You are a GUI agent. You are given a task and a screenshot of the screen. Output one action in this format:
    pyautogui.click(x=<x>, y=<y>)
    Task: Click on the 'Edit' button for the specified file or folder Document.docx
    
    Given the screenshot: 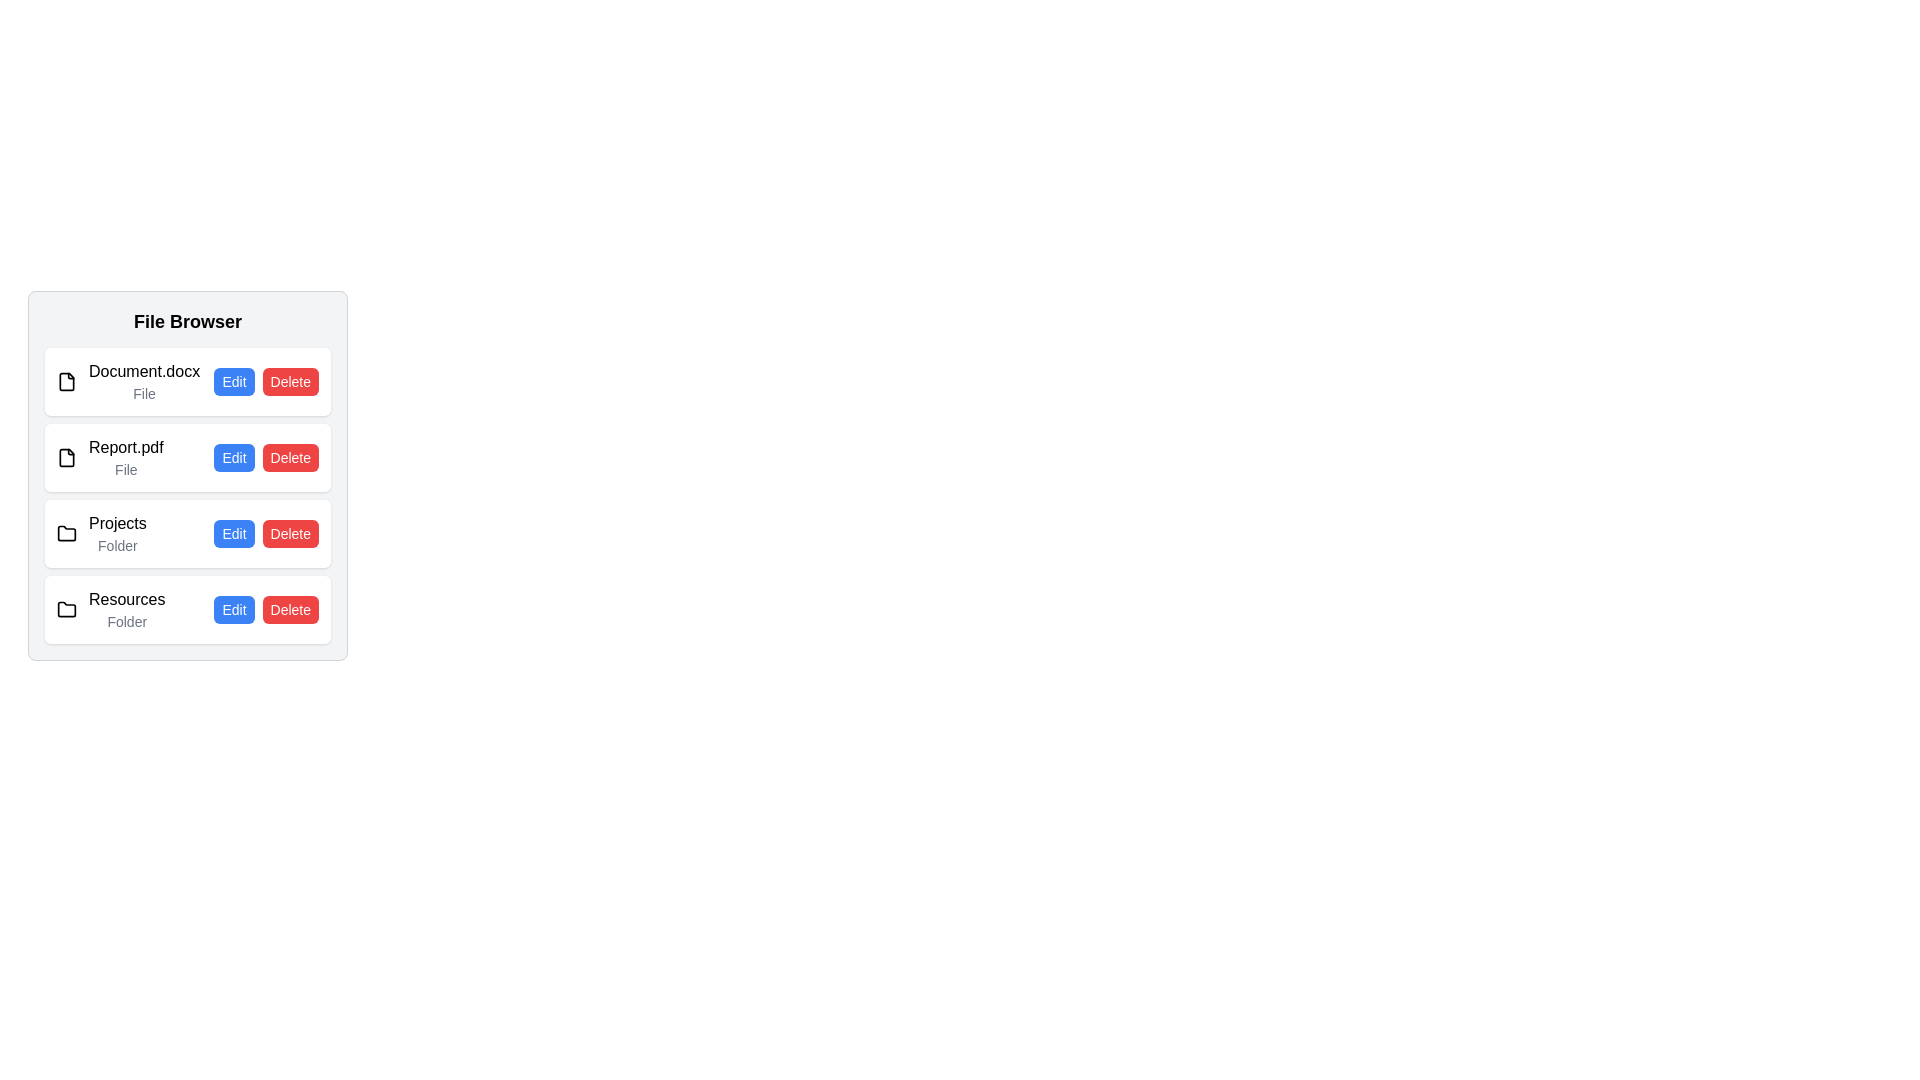 What is the action you would take?
    pyautogui.click(x=234, y=381)
    